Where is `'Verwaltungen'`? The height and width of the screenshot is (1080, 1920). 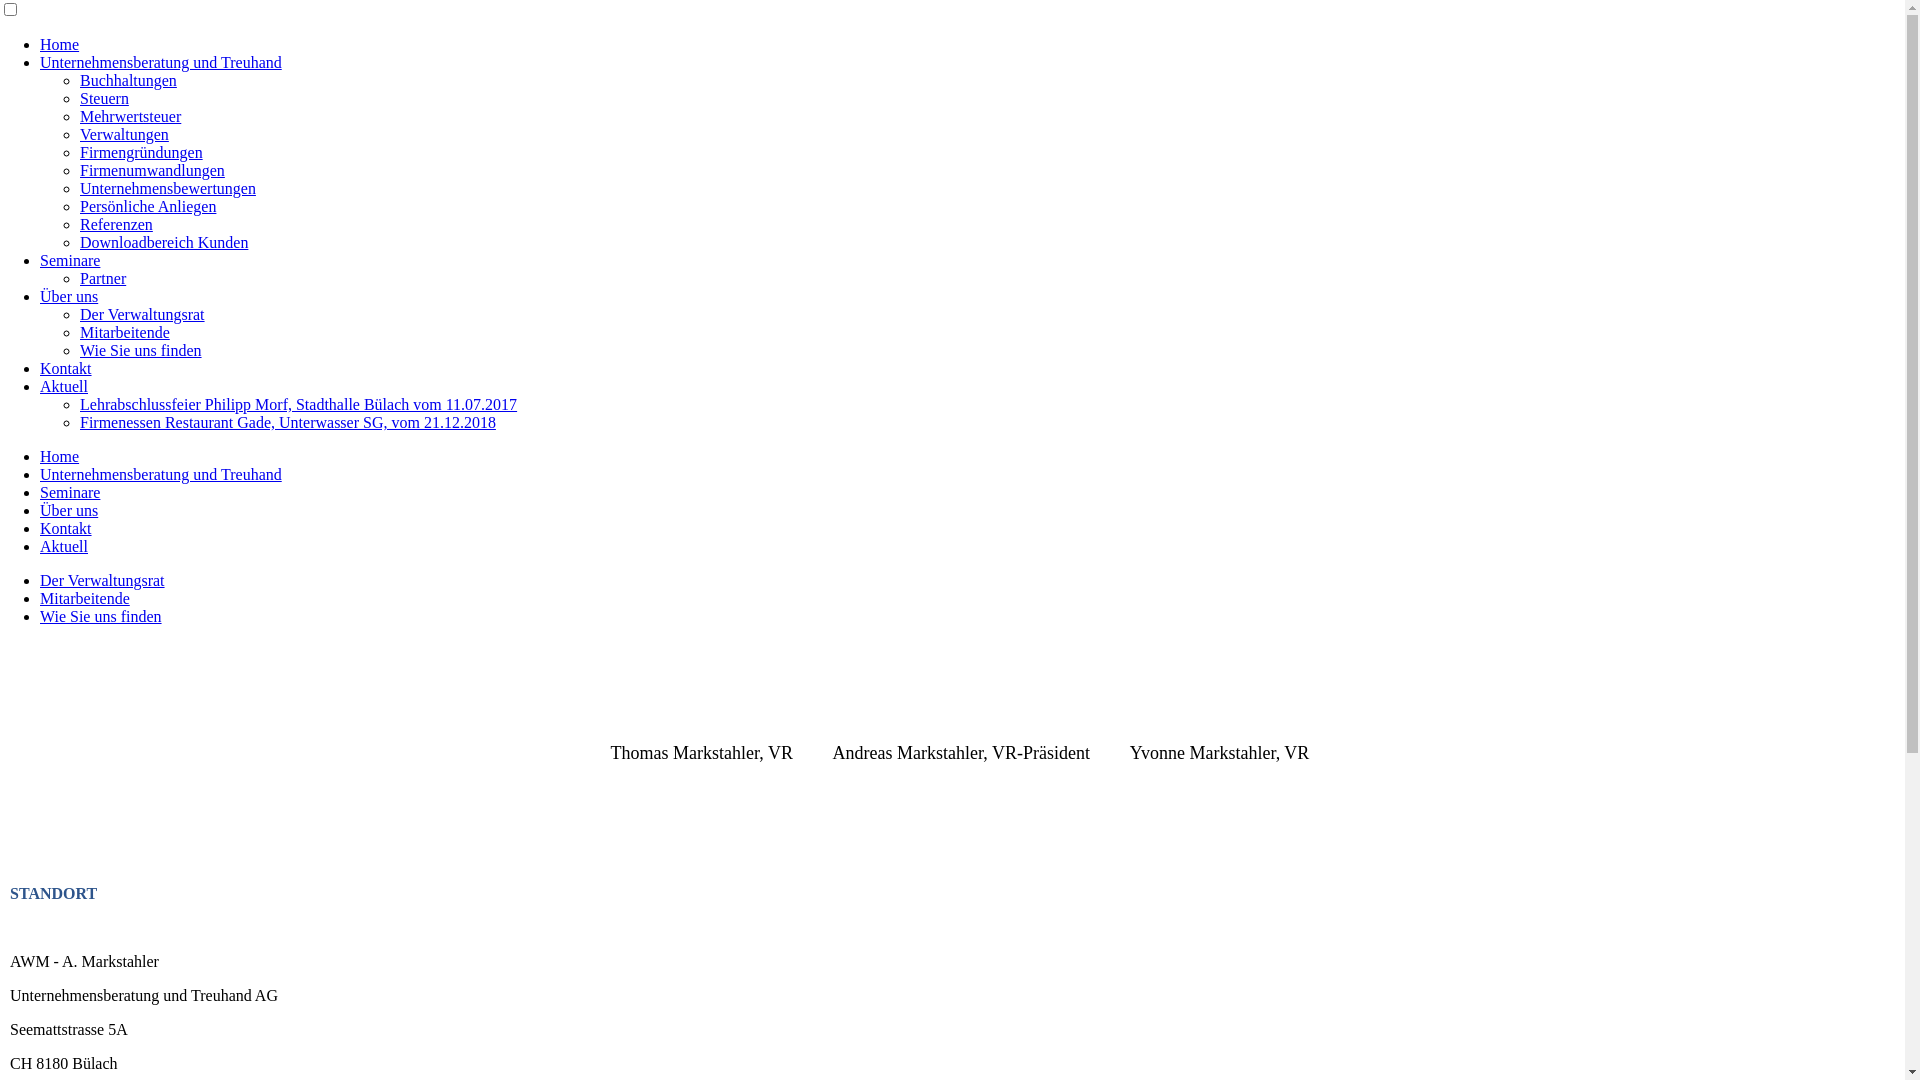 'Verwaltungen' is located at coordinates (123, 134).